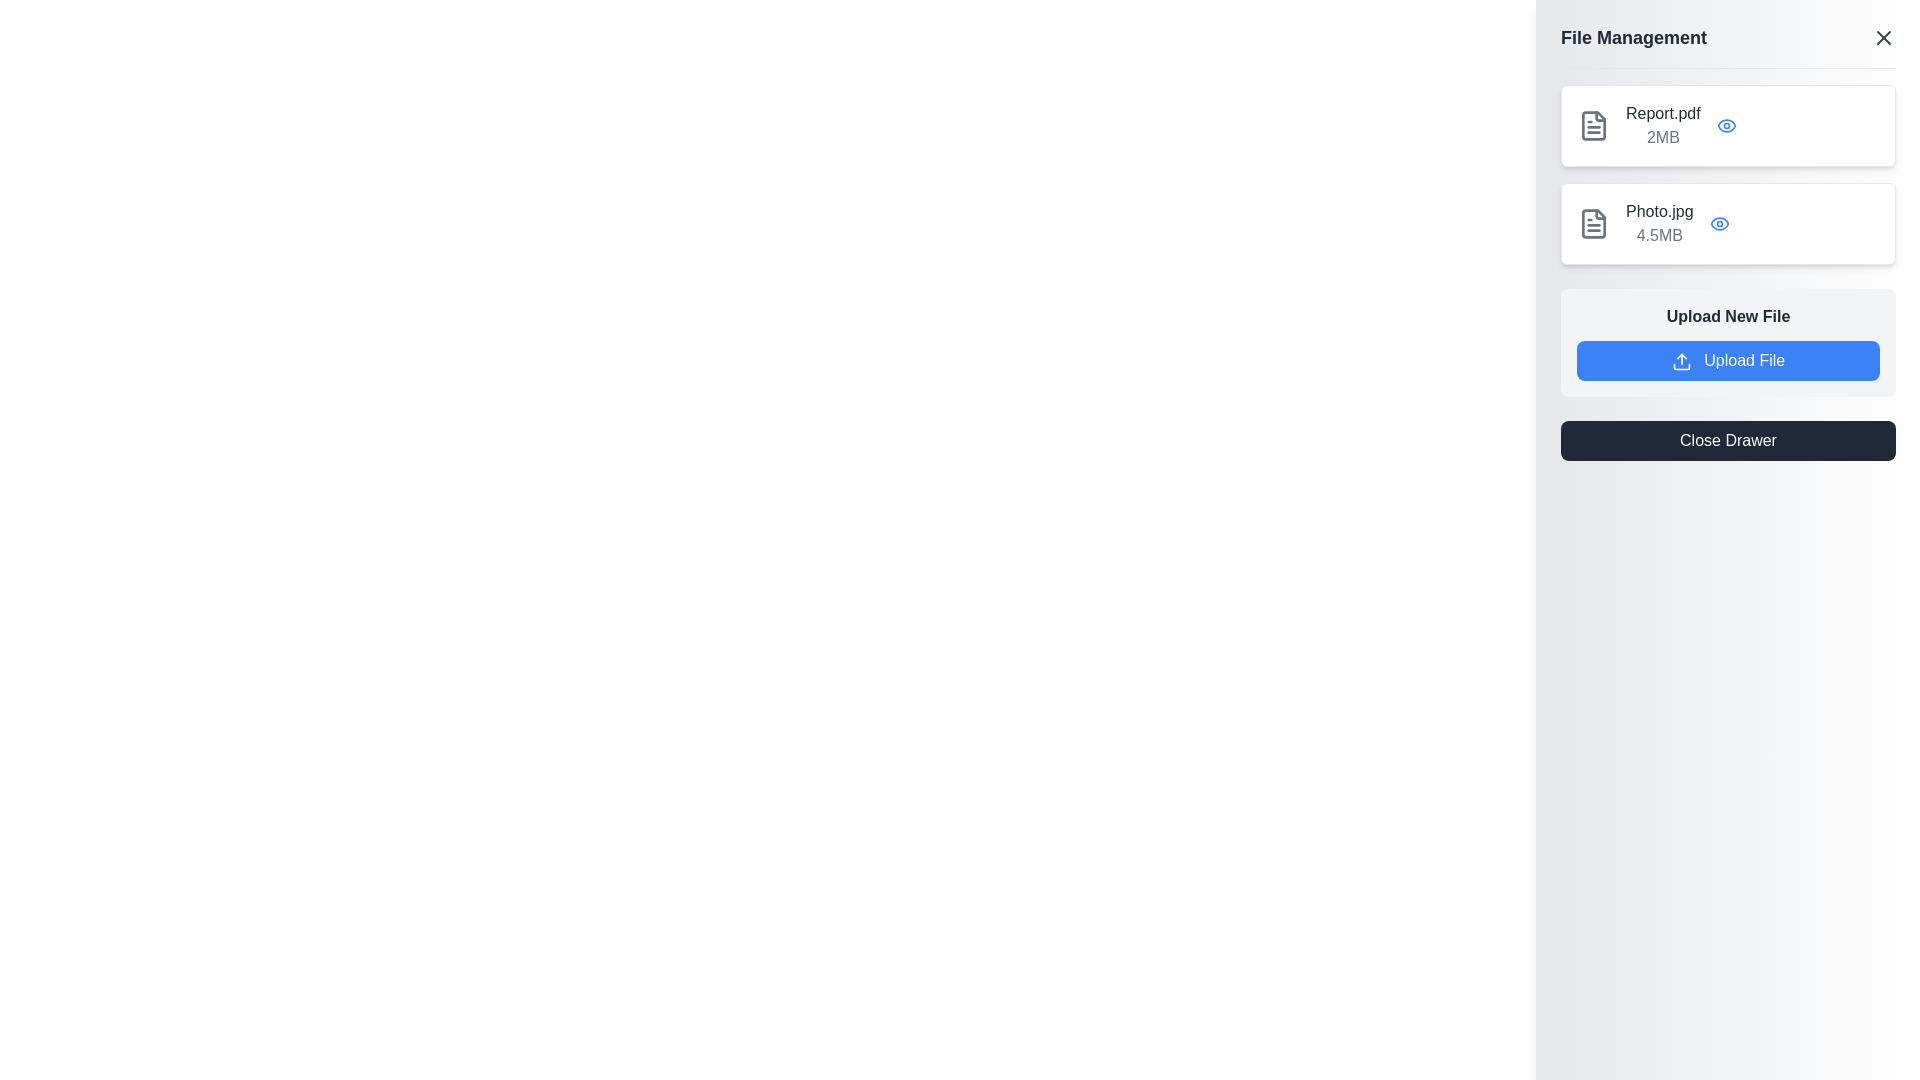 The width and height of the screenshot is (1920, 1080). Describe the element at coordinates (1659, 223) in the screenshot. I see `the text label displaying 'Photo.jpg' and '4.5MB' within the file card under 'File Management'` at that location.